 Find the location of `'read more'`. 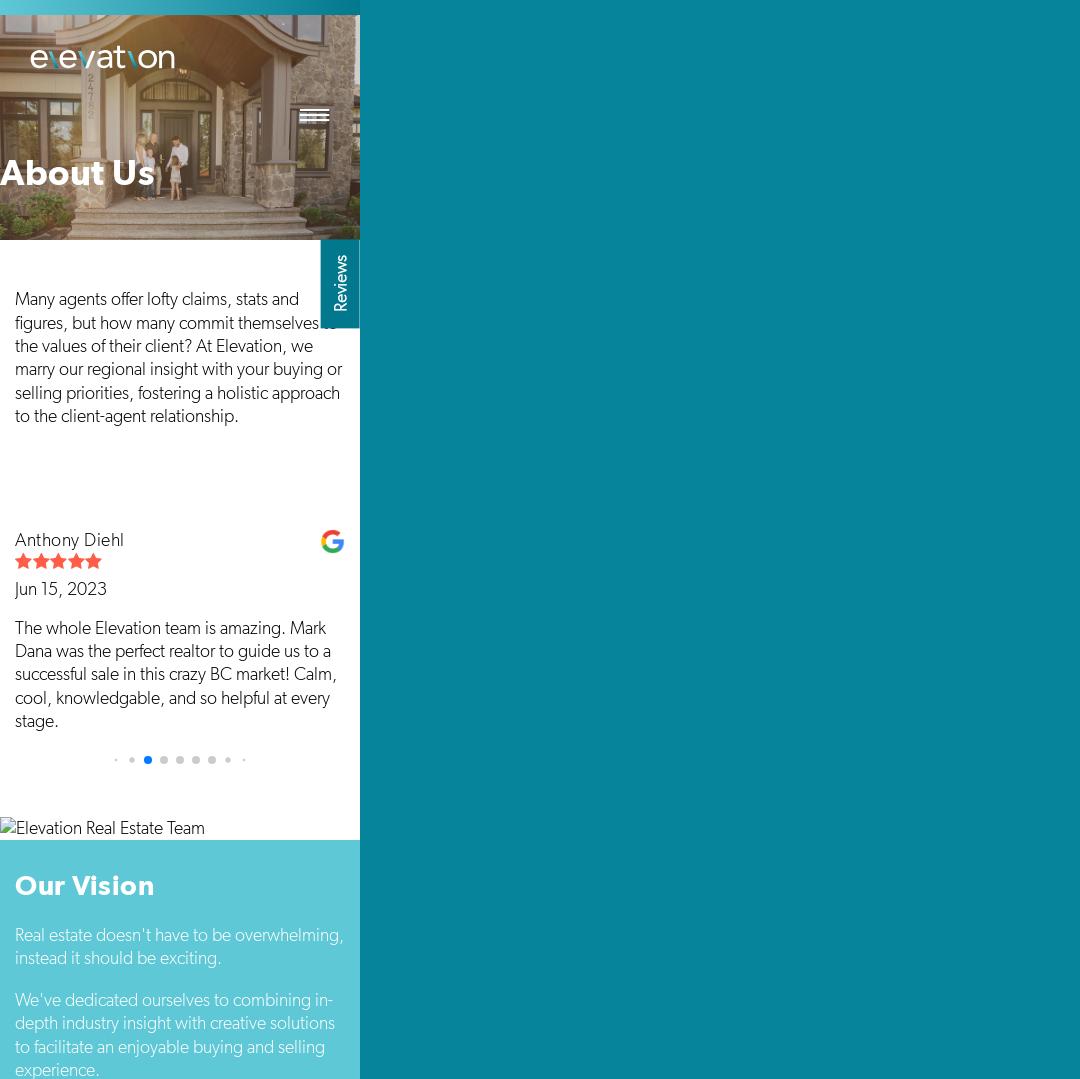

'read more' is located at coordinates (797, 812).